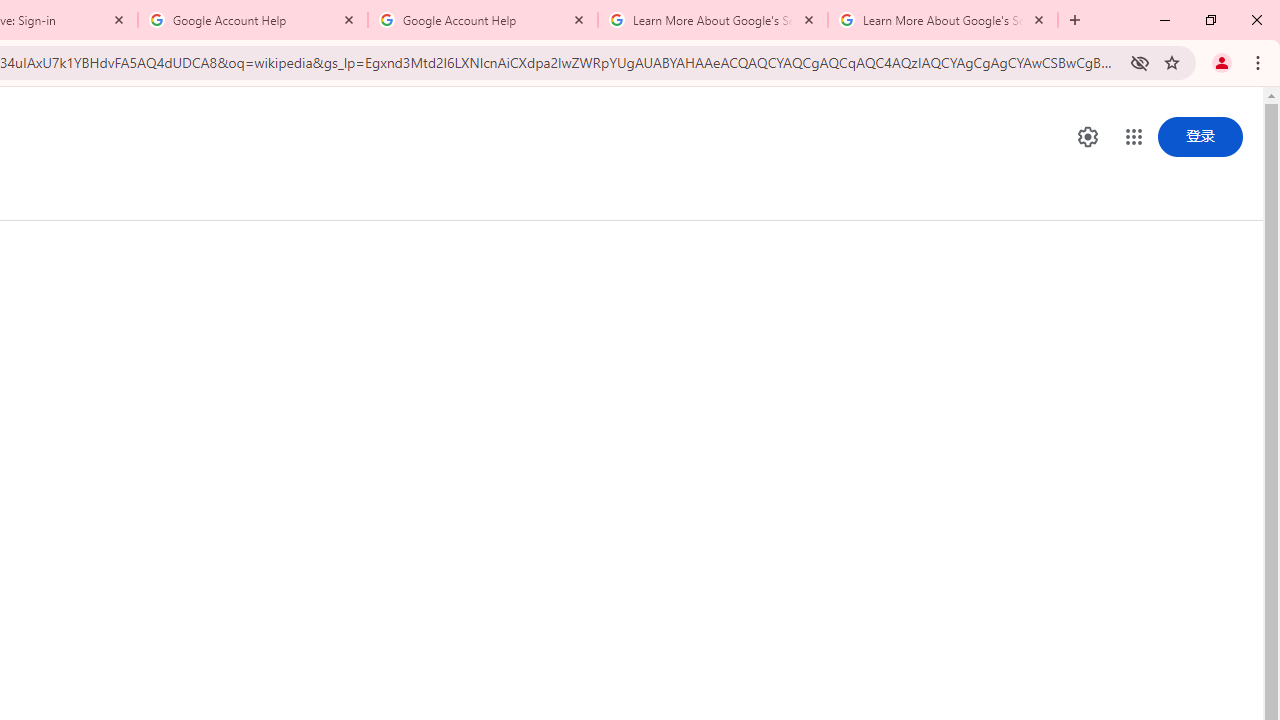 The height and width of the screenshot is (720, 1280). Describe the element at coordinates (252, 20) in the screenshot. I see `'Google Account Help'` at that location.